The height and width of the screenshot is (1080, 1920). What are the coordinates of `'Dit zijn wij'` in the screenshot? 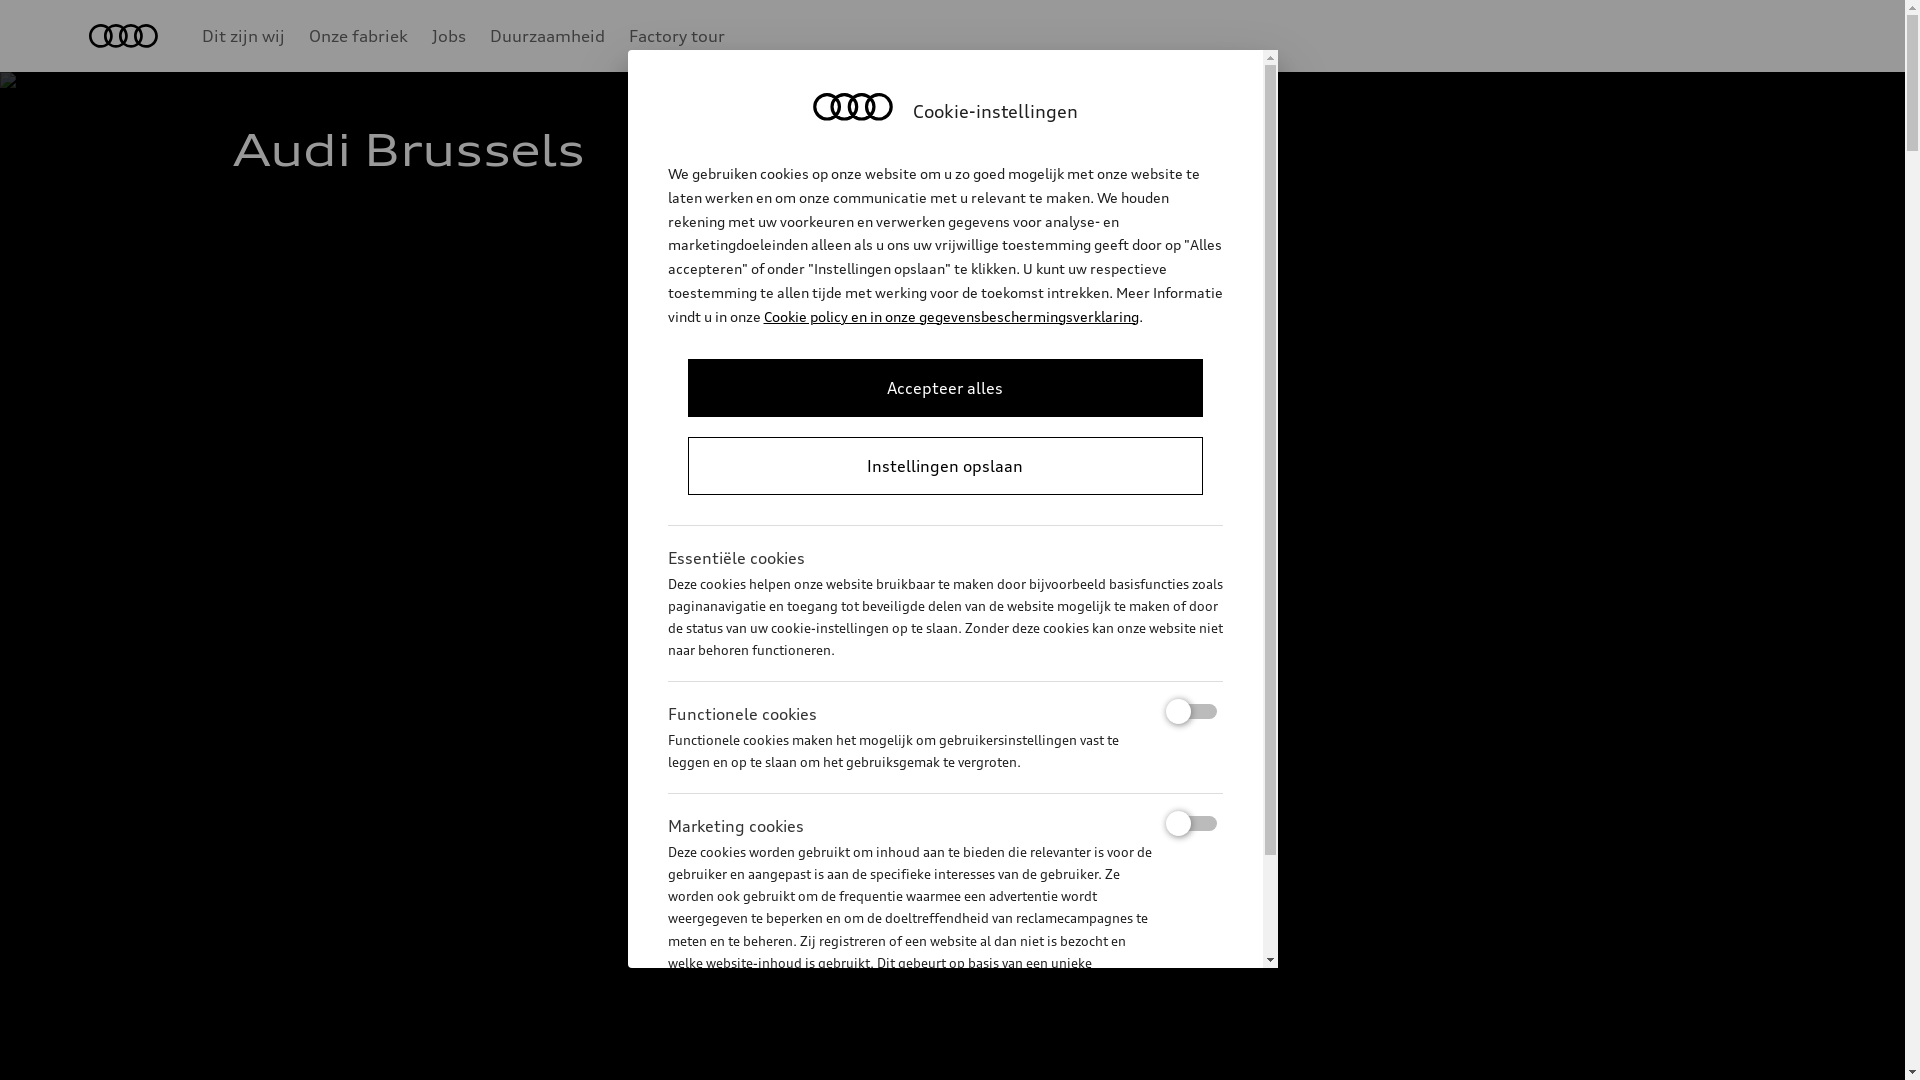 It's located at (242, 35).